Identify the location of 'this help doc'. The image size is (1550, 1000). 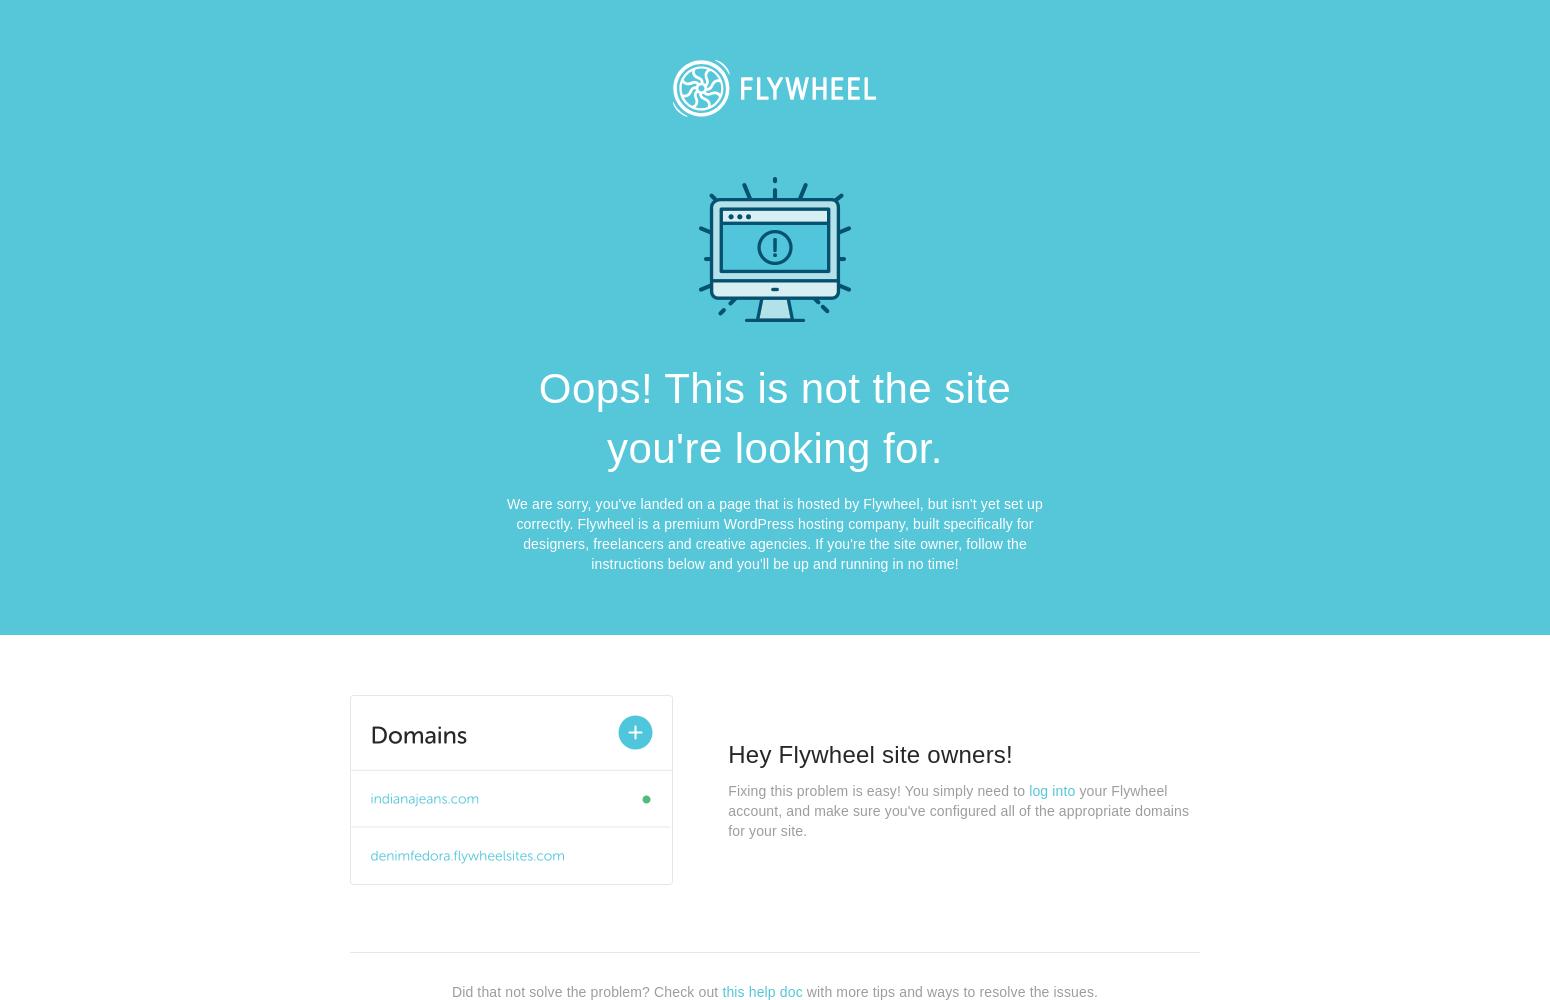
(761, 990).